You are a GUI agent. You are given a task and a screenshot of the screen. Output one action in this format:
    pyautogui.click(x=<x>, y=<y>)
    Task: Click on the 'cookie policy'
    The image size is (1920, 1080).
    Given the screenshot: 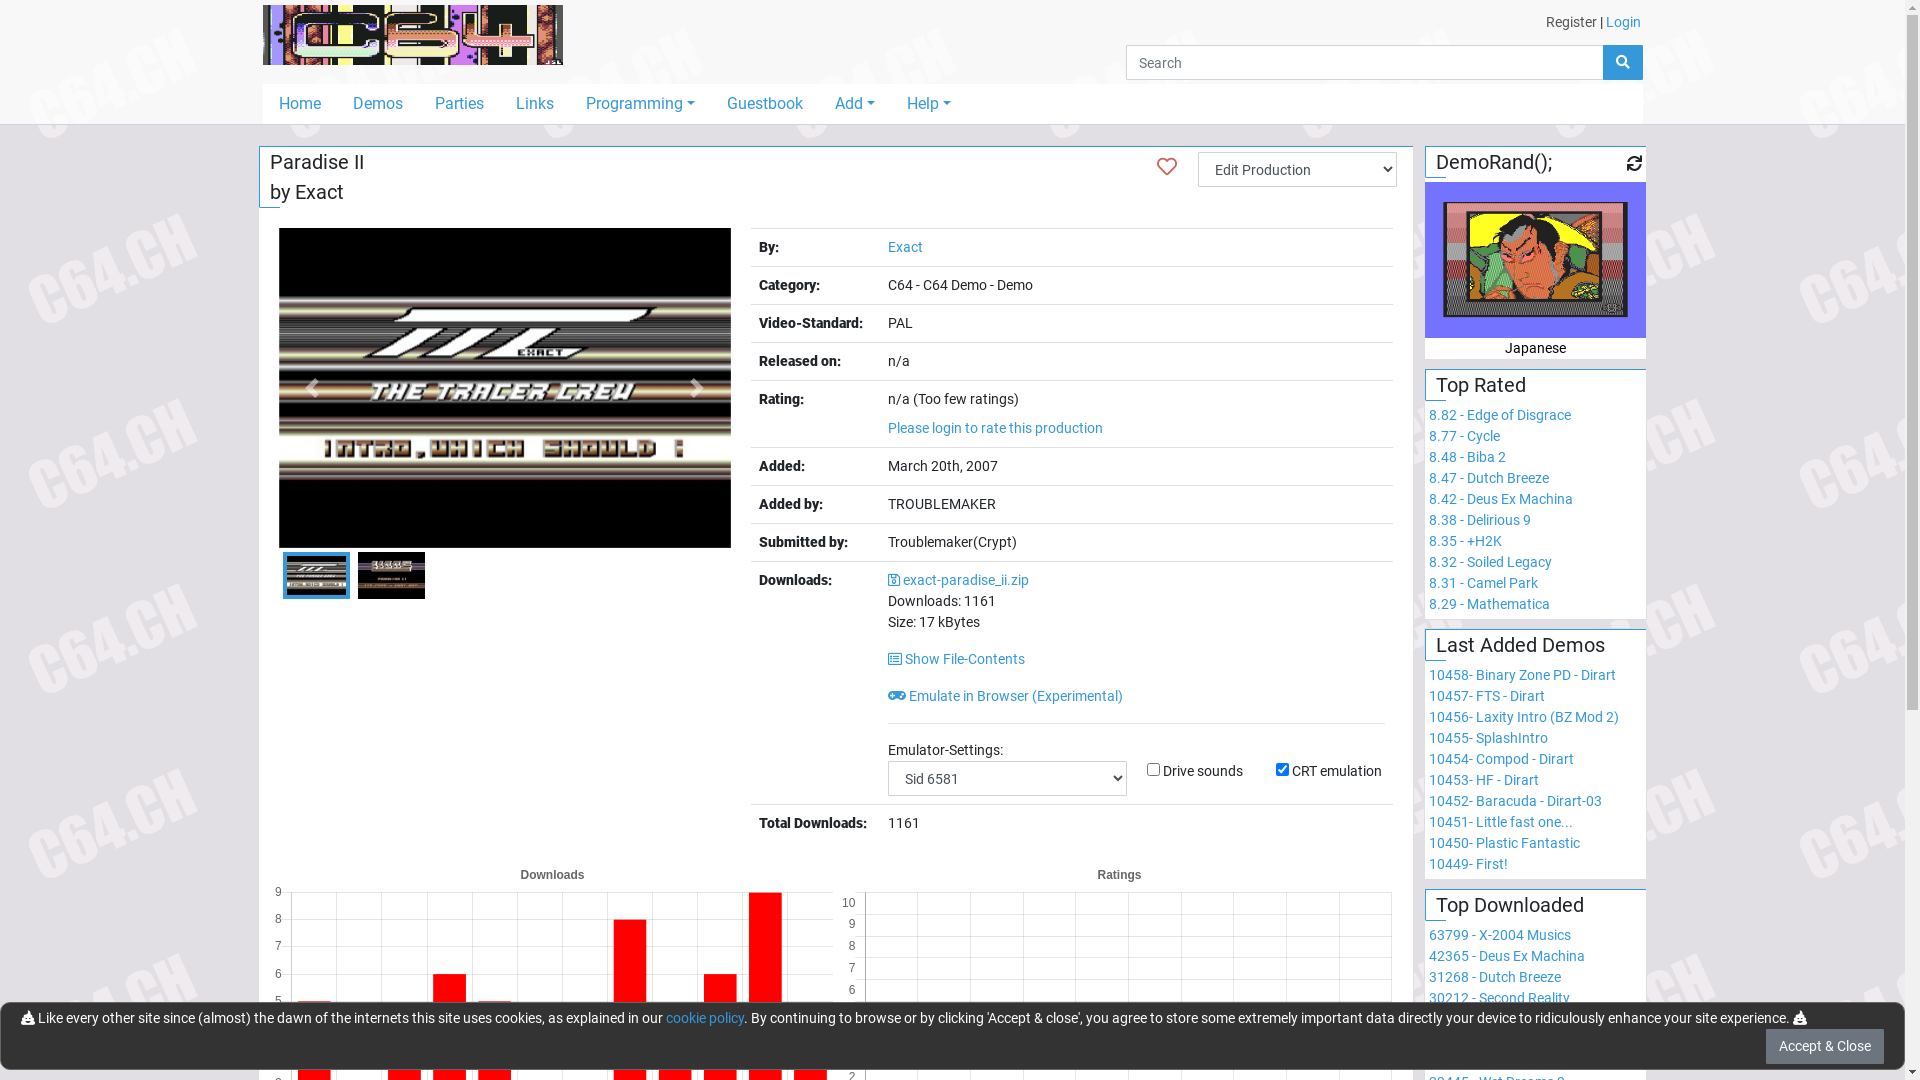 What is the action you would take?
    pyautogui.click(x=705, y=1018)
    